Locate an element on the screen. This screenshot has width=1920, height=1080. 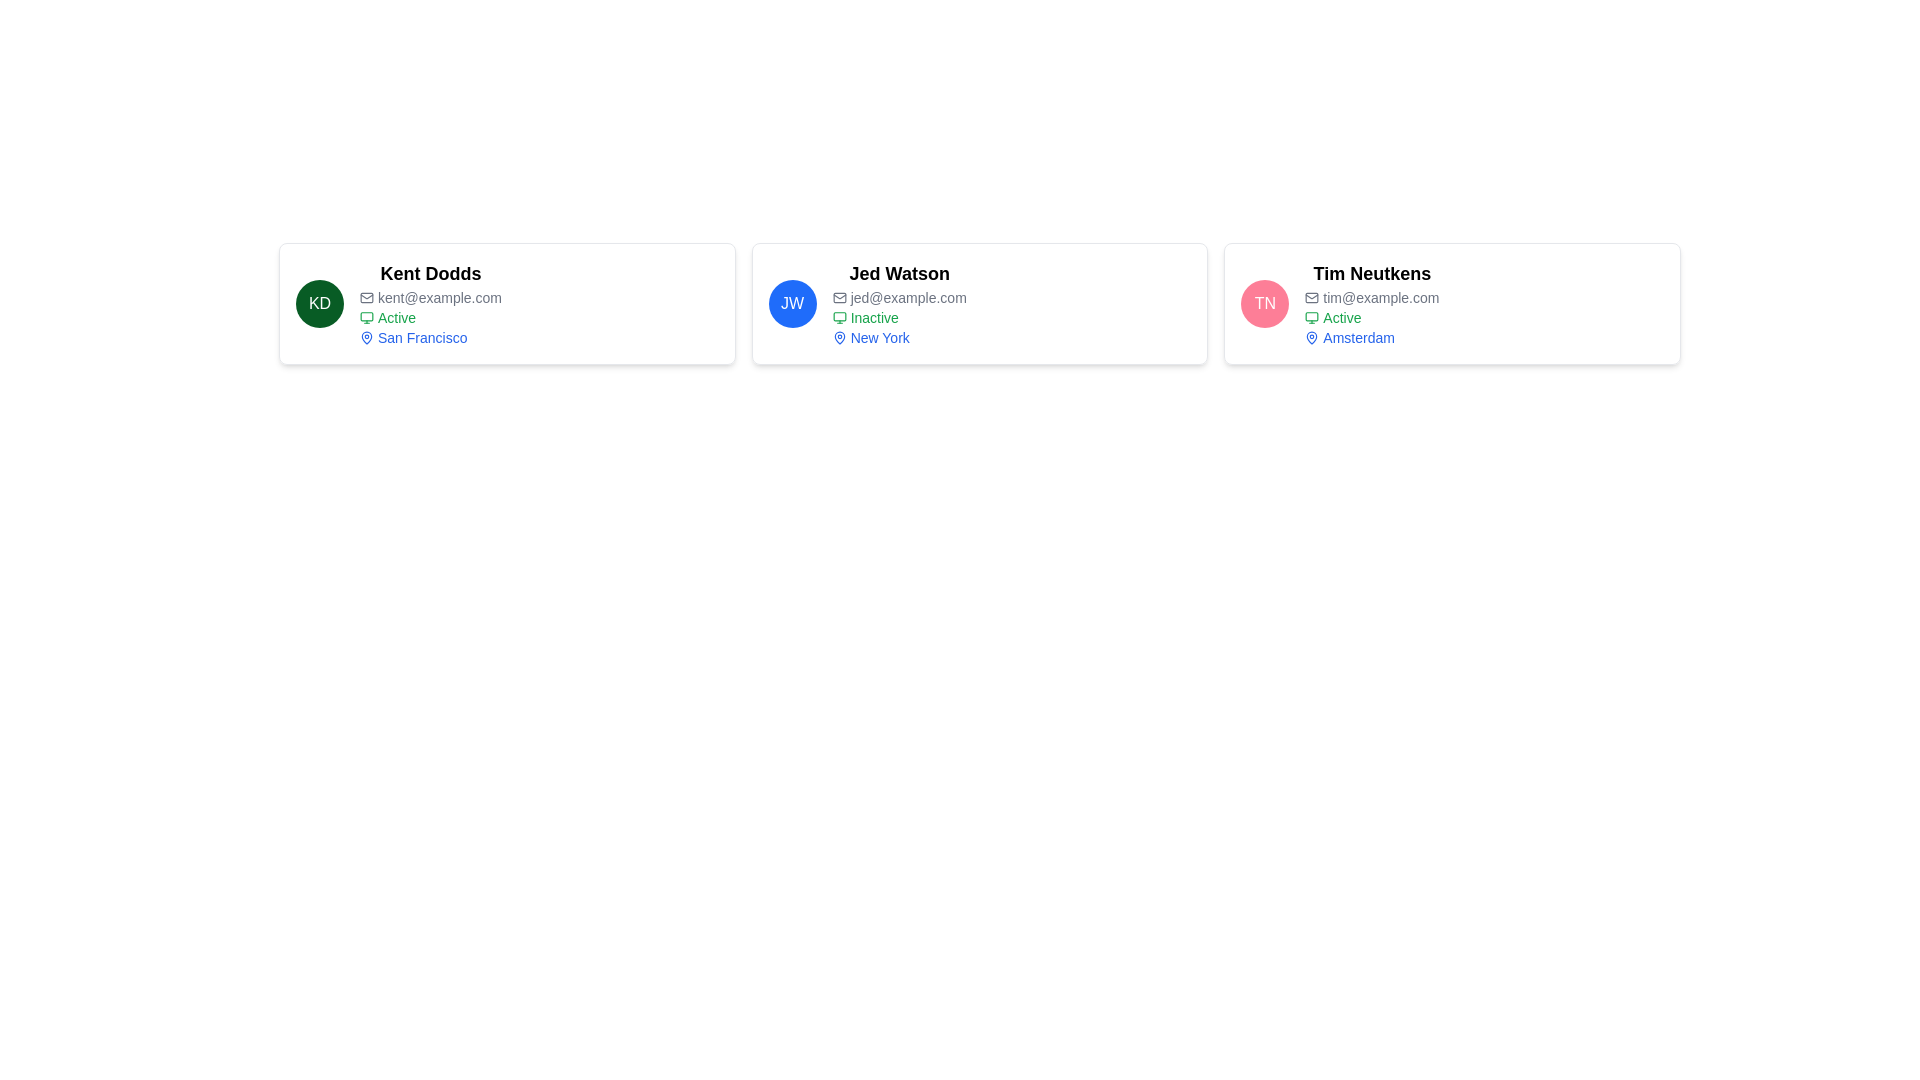
the blue outlined map pin icon located to the left of the text 'San Francisco' in the user card for 'Kent Dodds' is located at coordinates (366, 337).